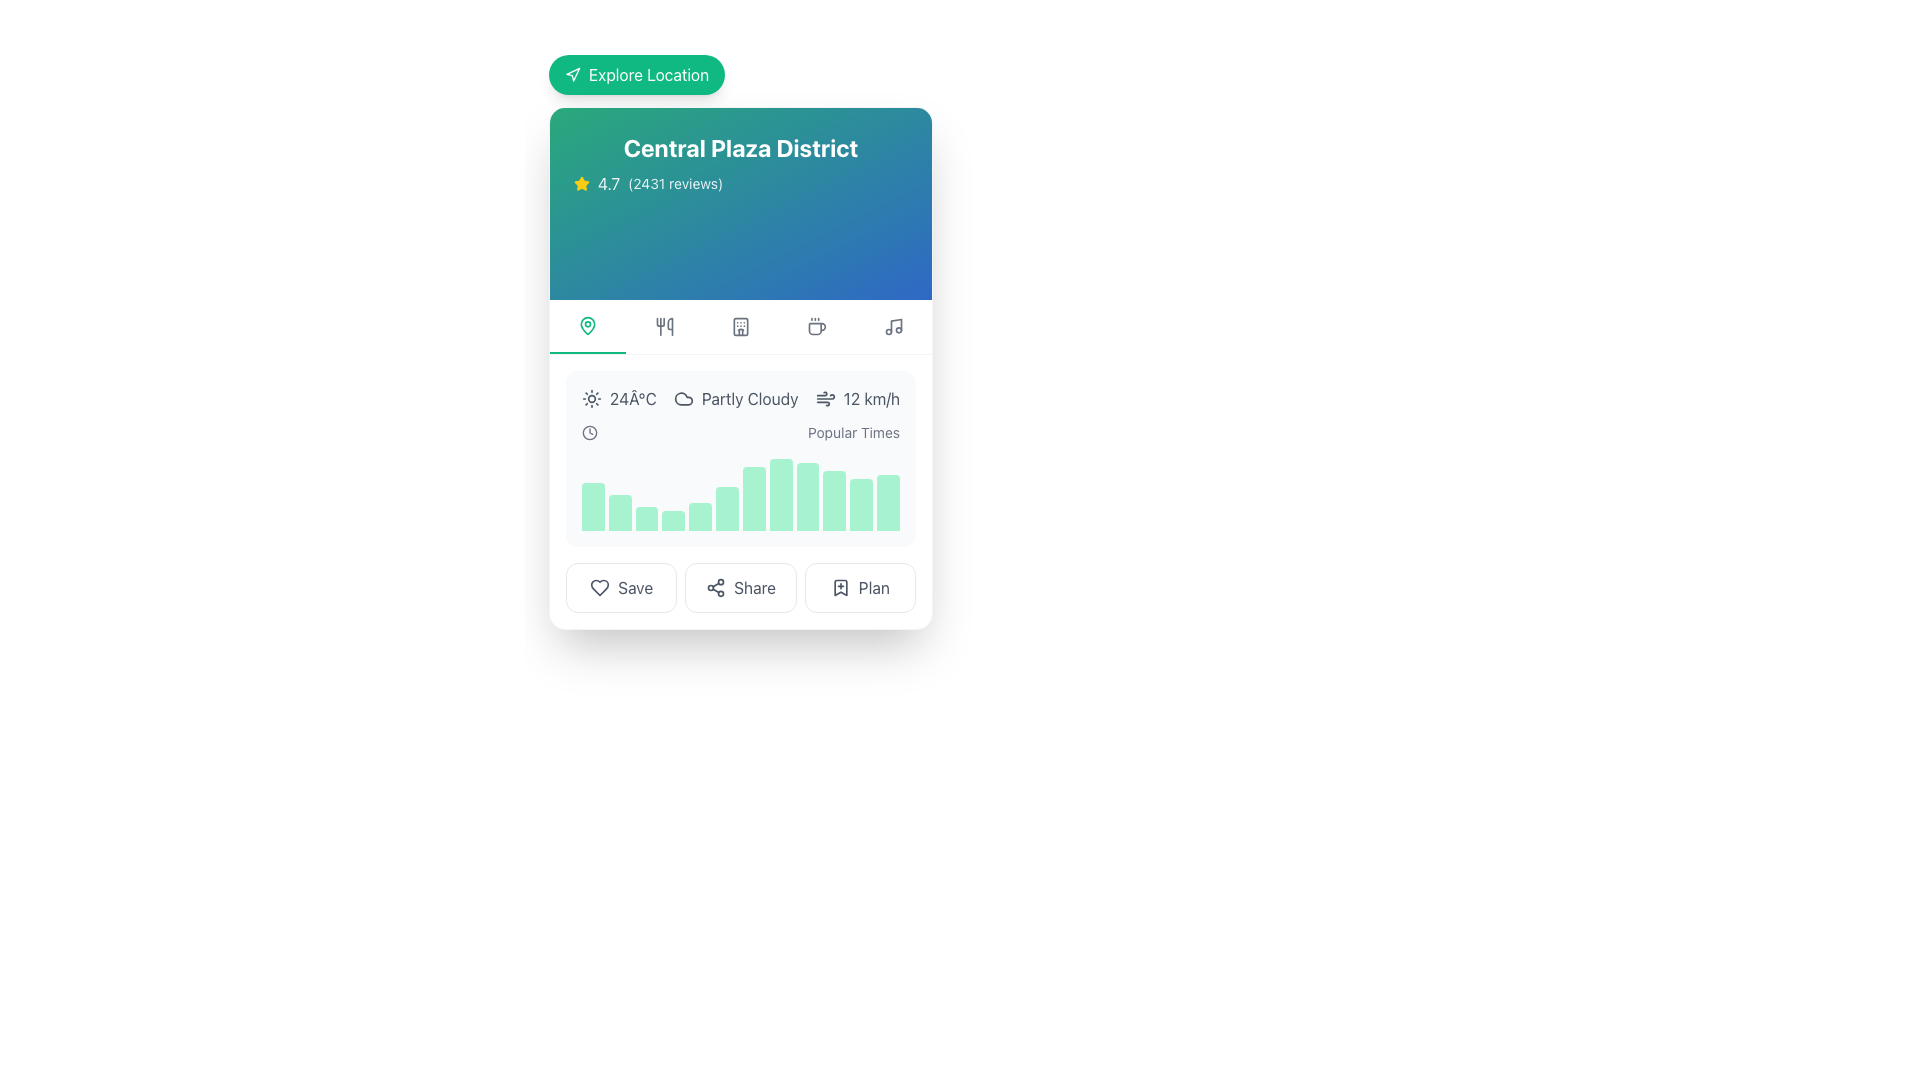  I want to click on the music icon located in the navigational bar, positioned second from the left among similarly styled icons, so click(892, 326).